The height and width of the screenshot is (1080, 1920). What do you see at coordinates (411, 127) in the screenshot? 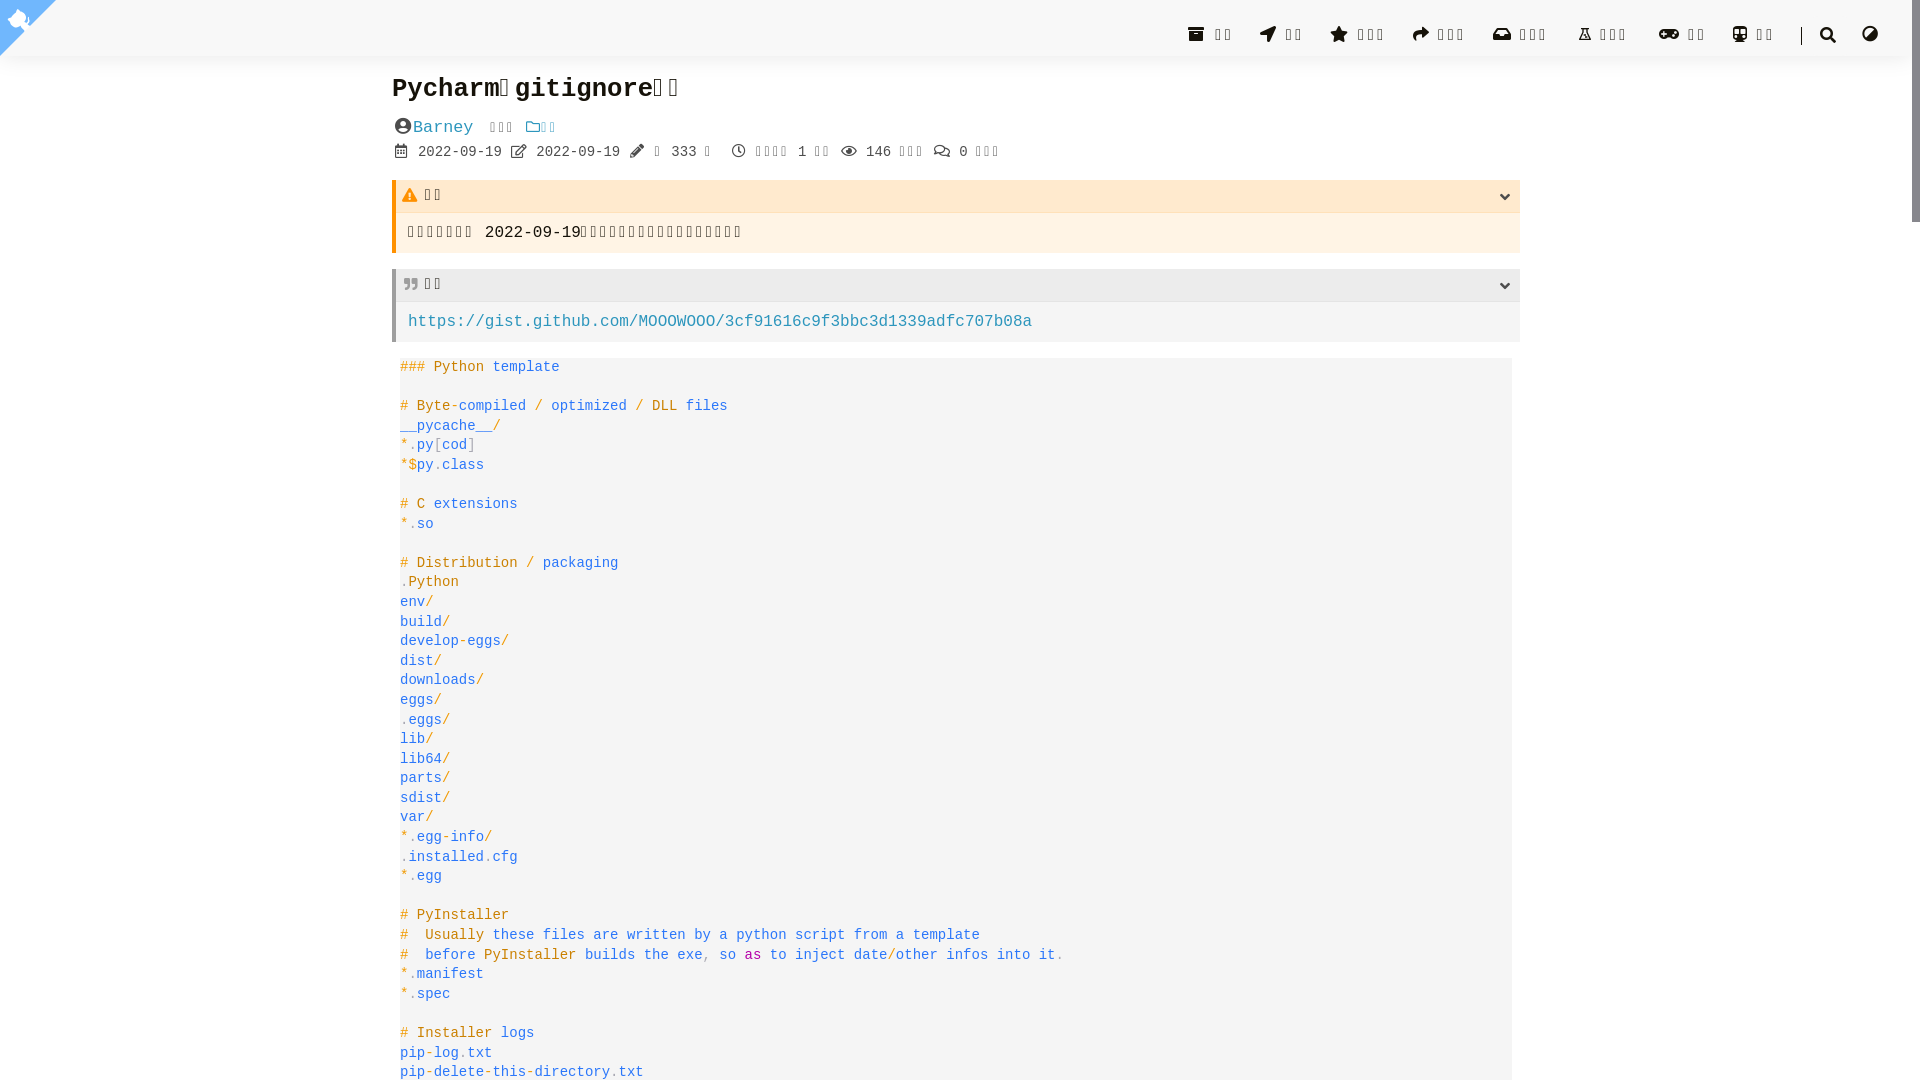
I see `'Barney'` at bounding box center [411, 127].